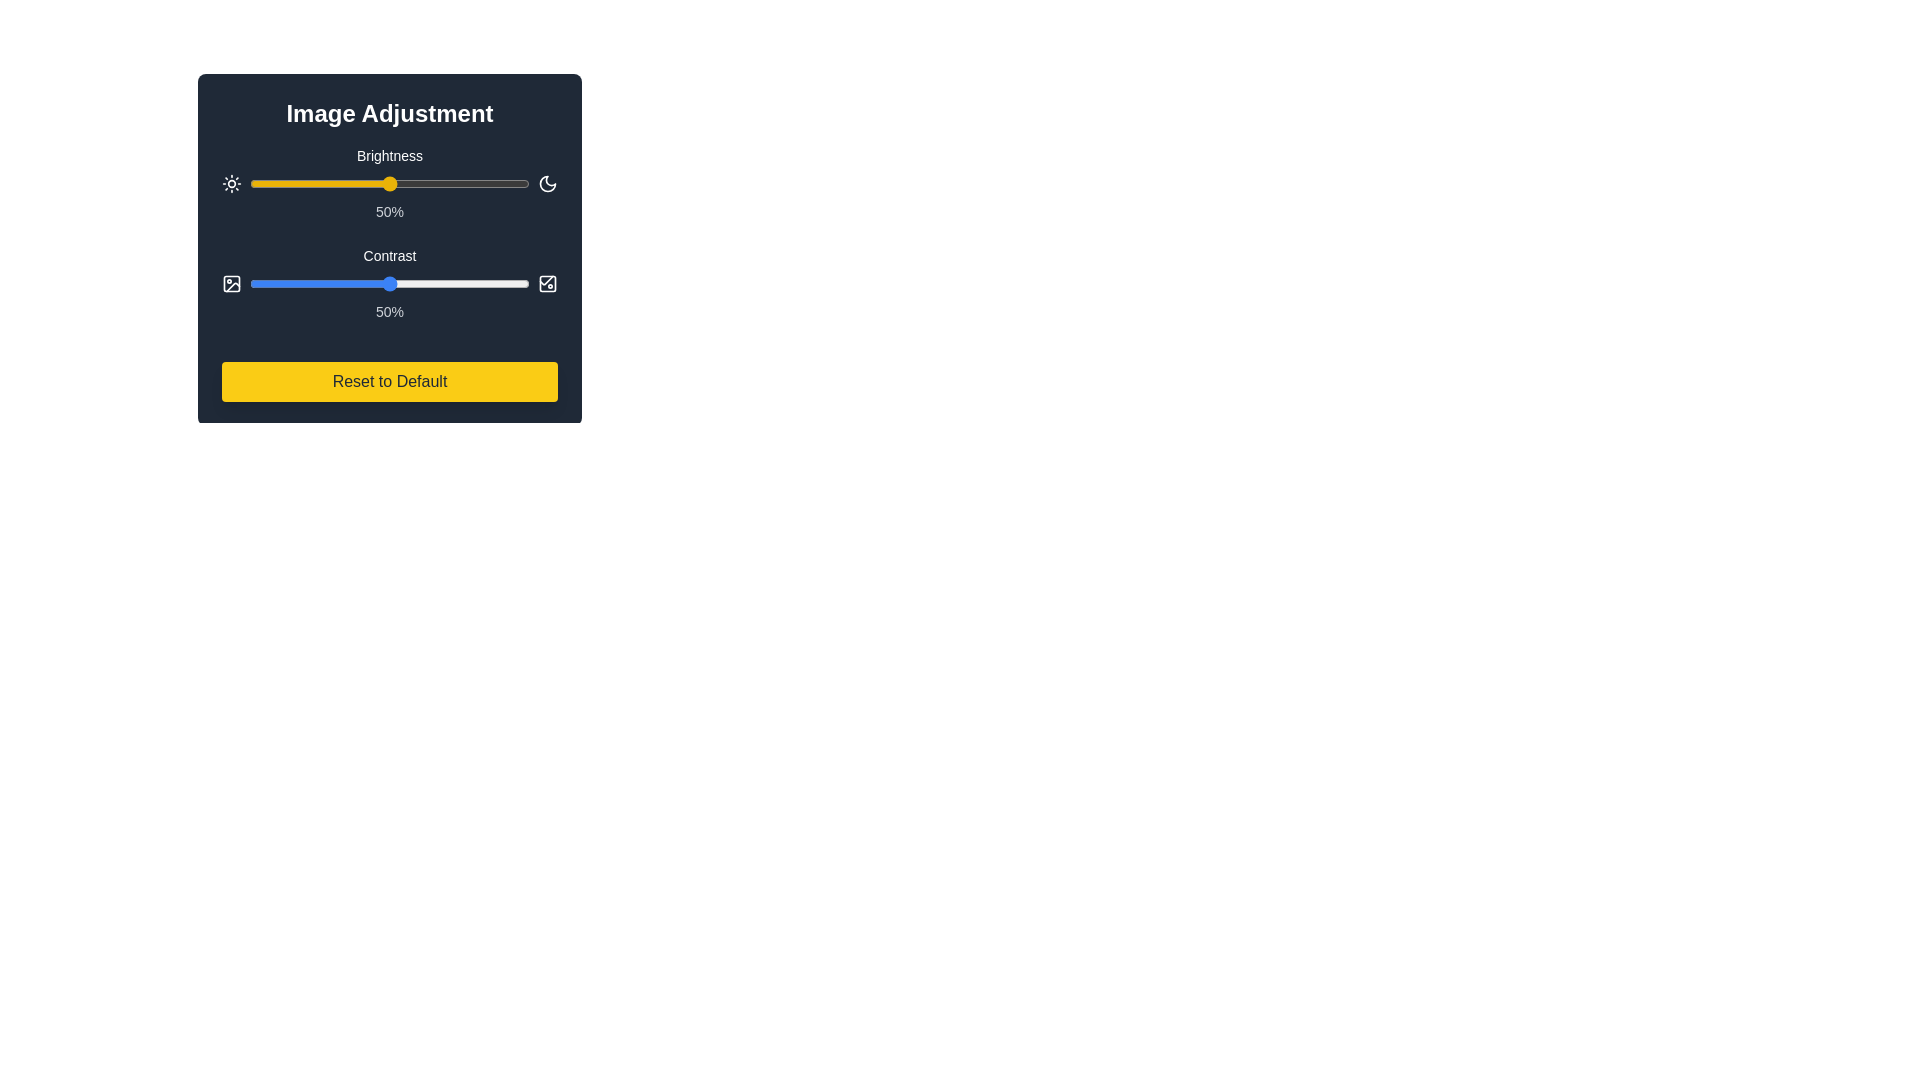  Describe the element at coordinates (439, 284) in the screenshot. I see `the contrast level` at that location.